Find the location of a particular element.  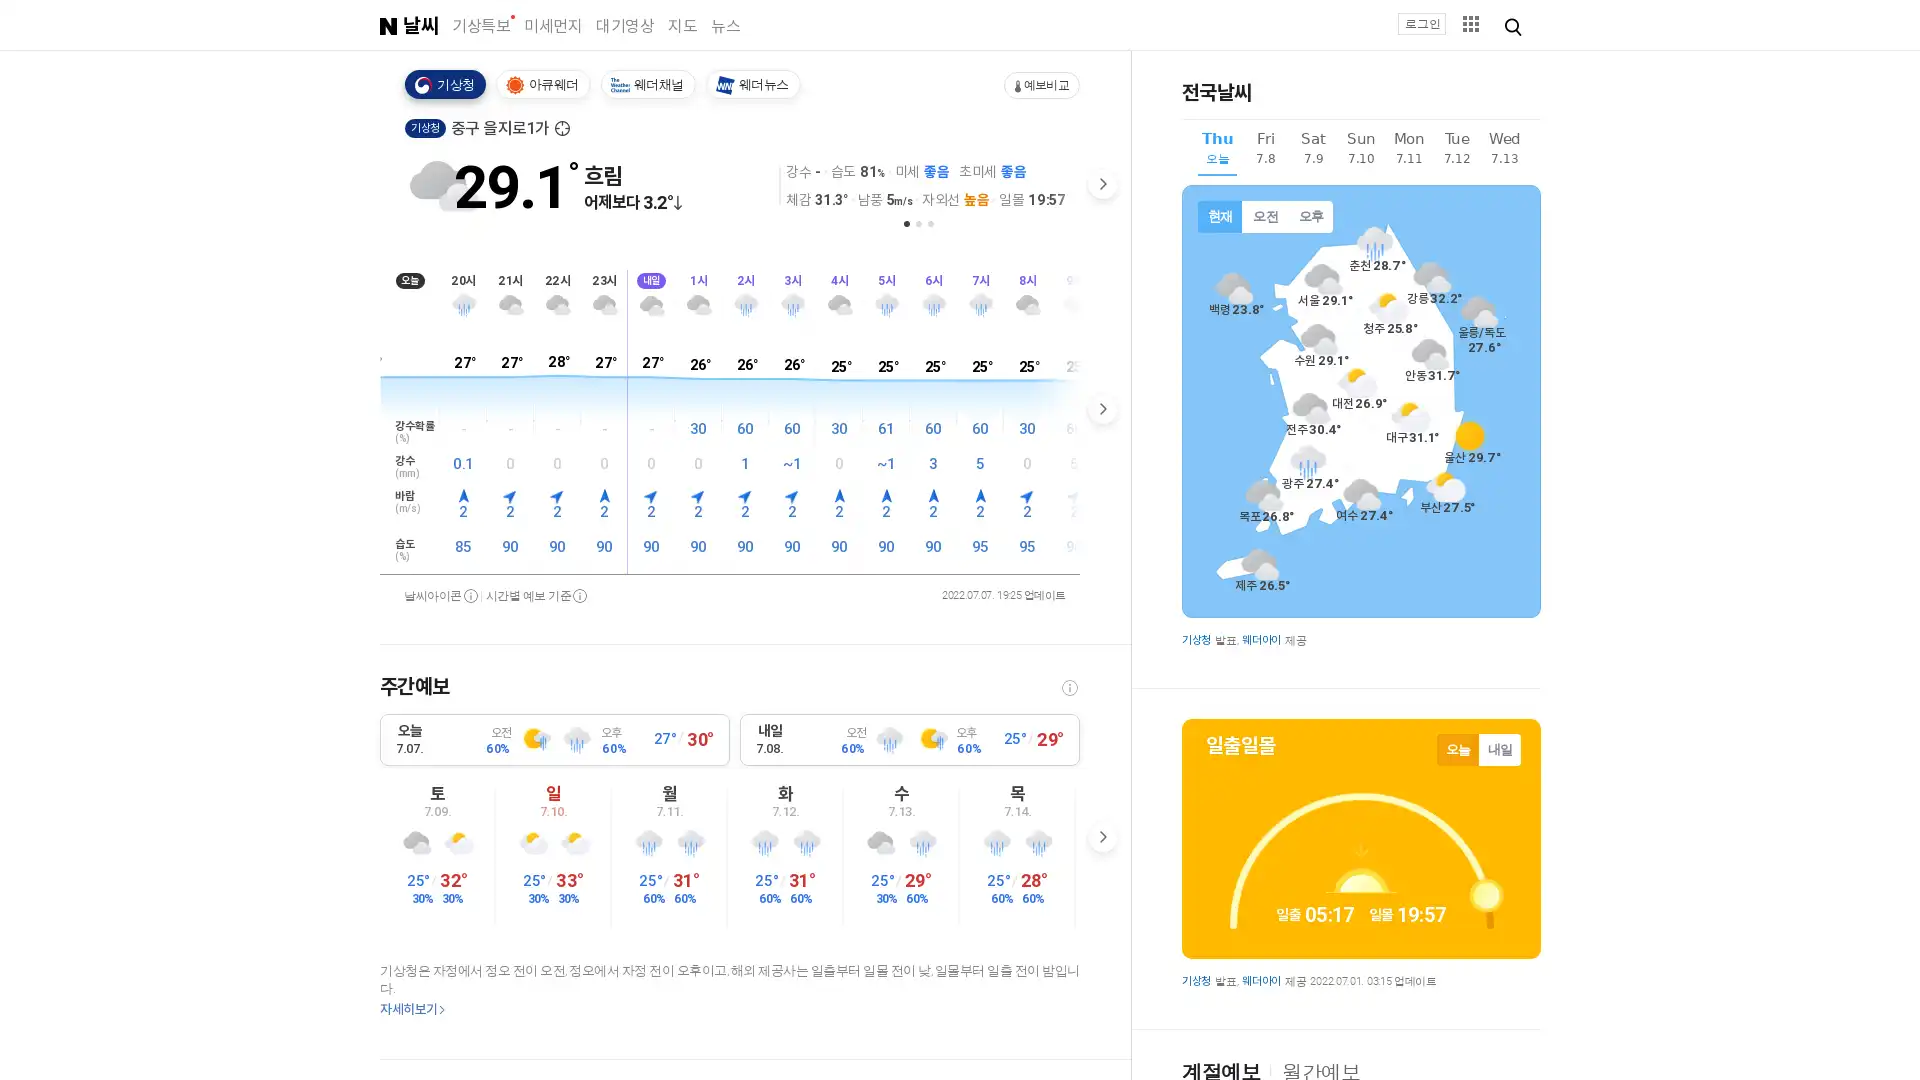

Tue 7.12 is located at coordinates (1457, 150).